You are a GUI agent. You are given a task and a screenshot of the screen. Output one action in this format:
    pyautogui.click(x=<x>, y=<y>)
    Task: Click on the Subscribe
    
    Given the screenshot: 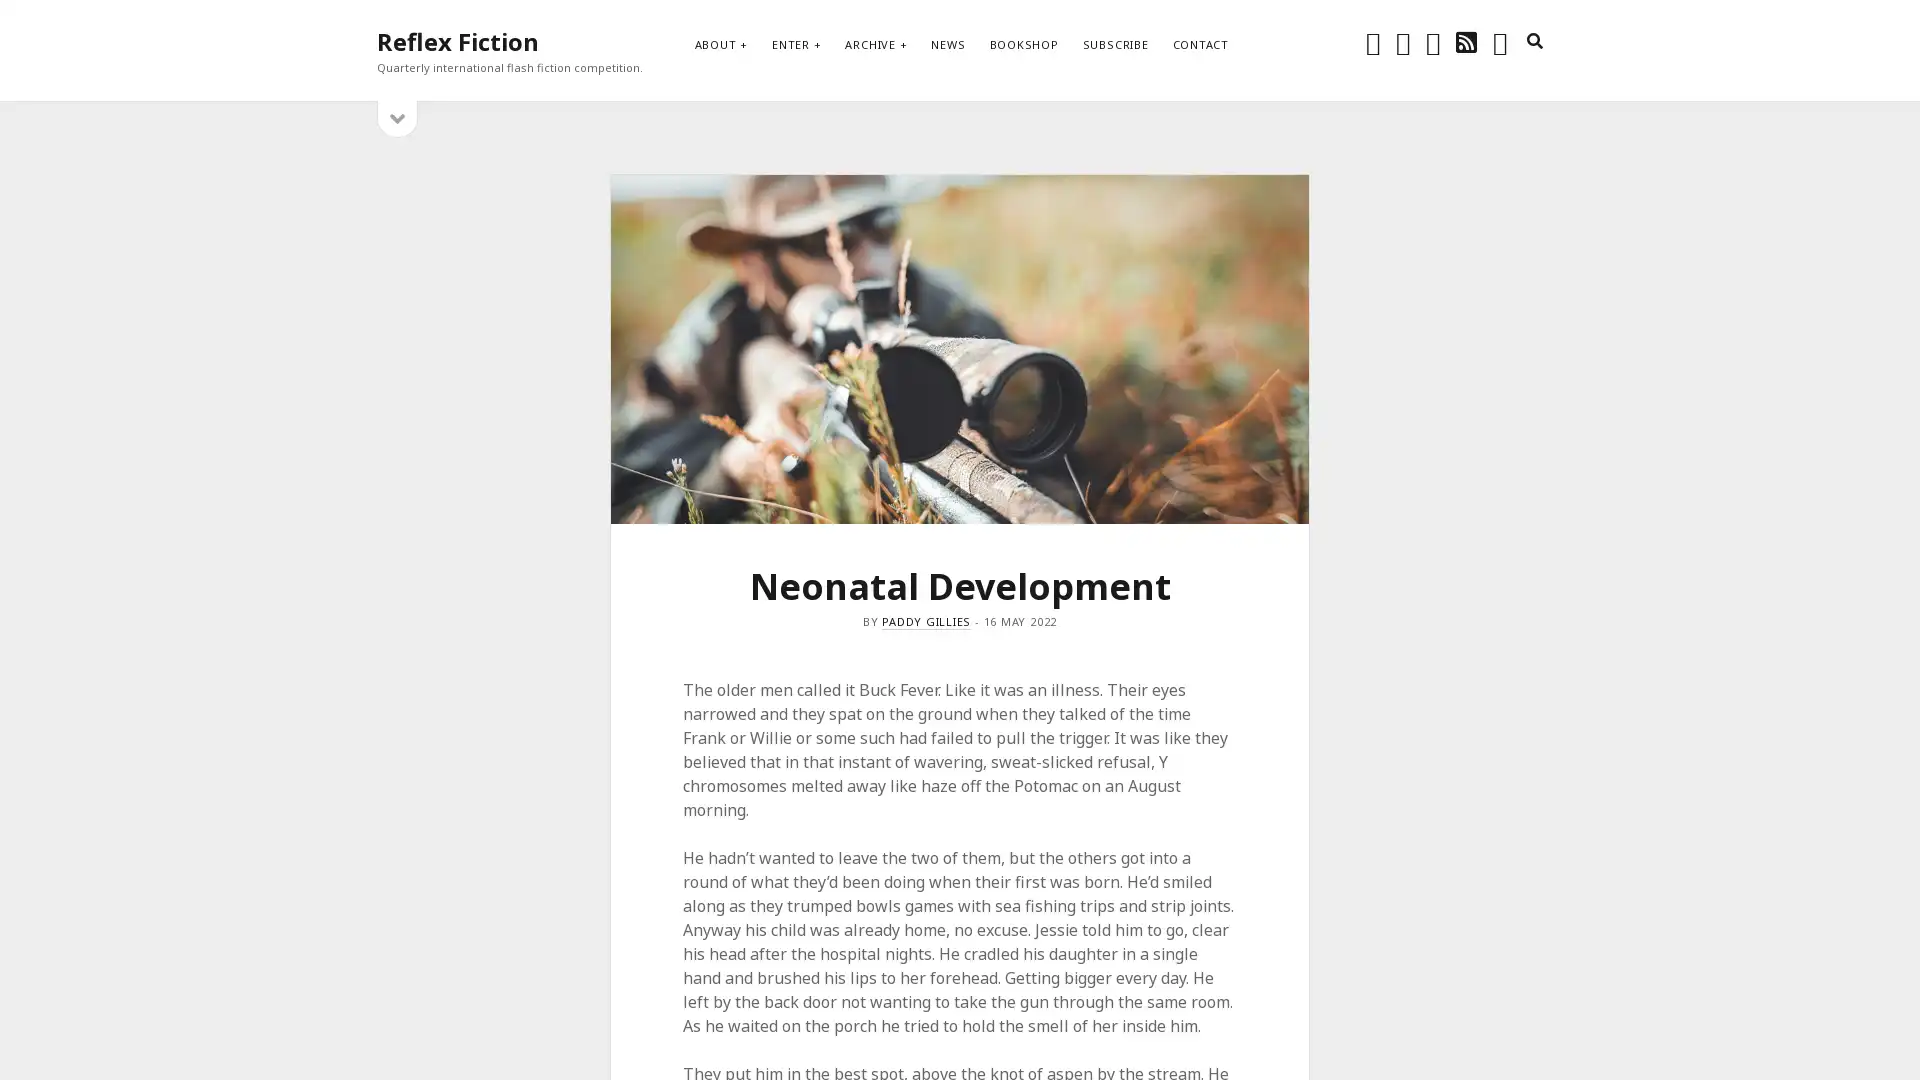 What is the action you would take?
    pyautogui.click(x=1207, y=231)
    